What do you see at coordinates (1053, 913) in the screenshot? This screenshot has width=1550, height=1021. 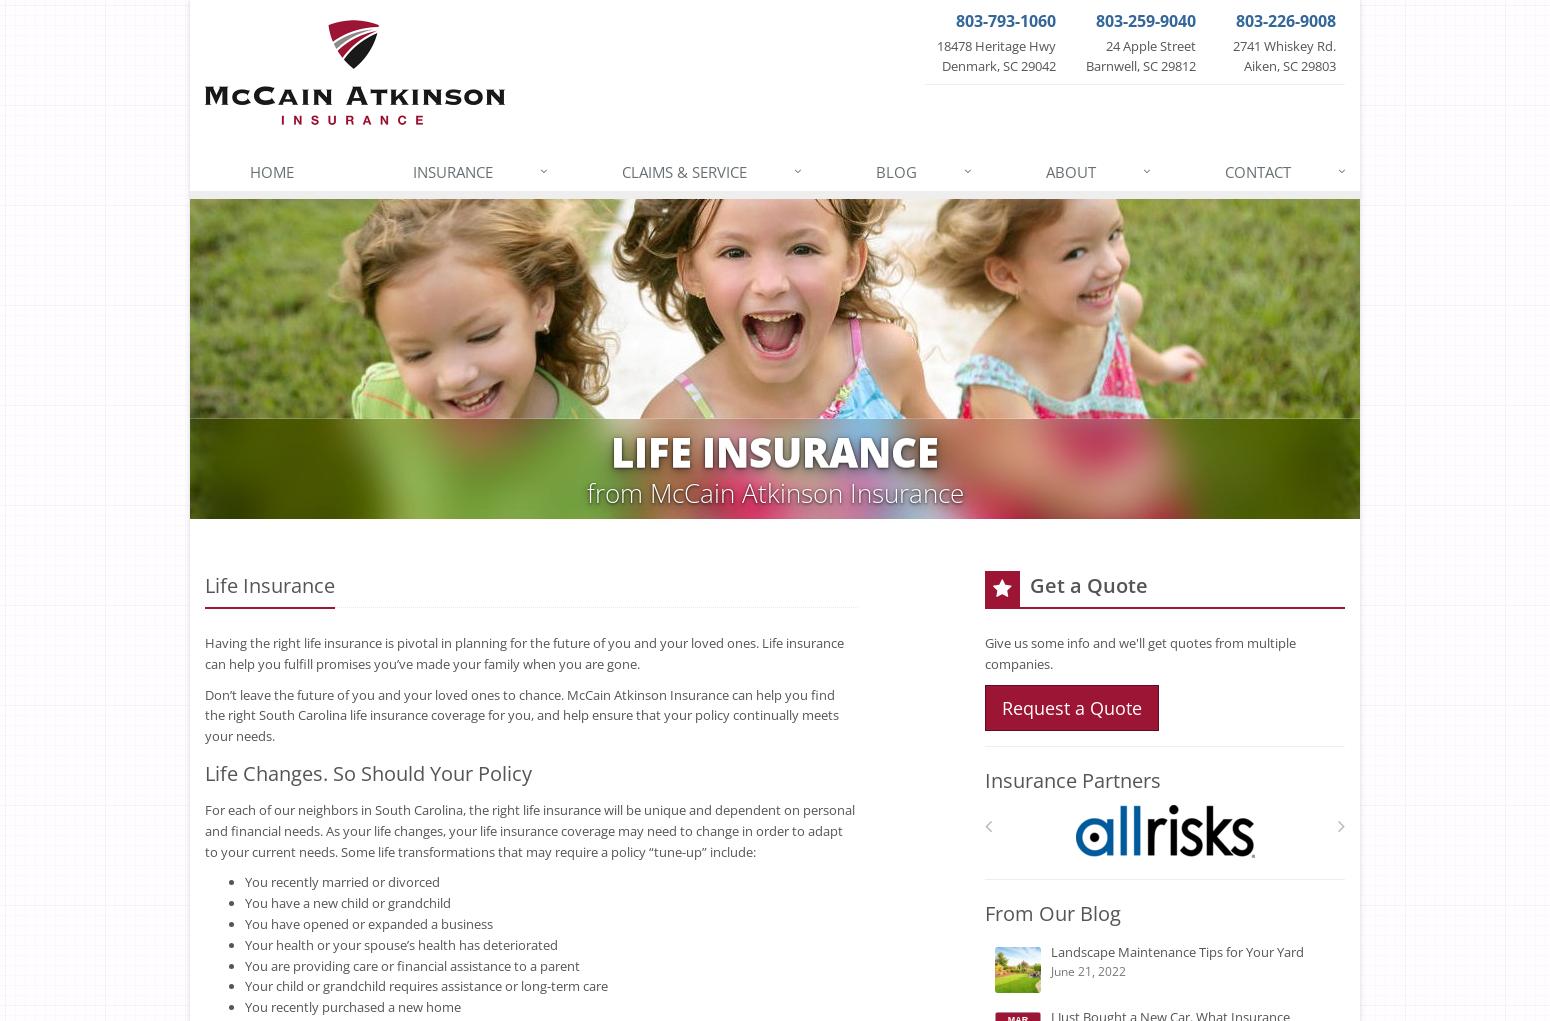 I see `'From Our Blog'` at bounding box center [1053, 913].